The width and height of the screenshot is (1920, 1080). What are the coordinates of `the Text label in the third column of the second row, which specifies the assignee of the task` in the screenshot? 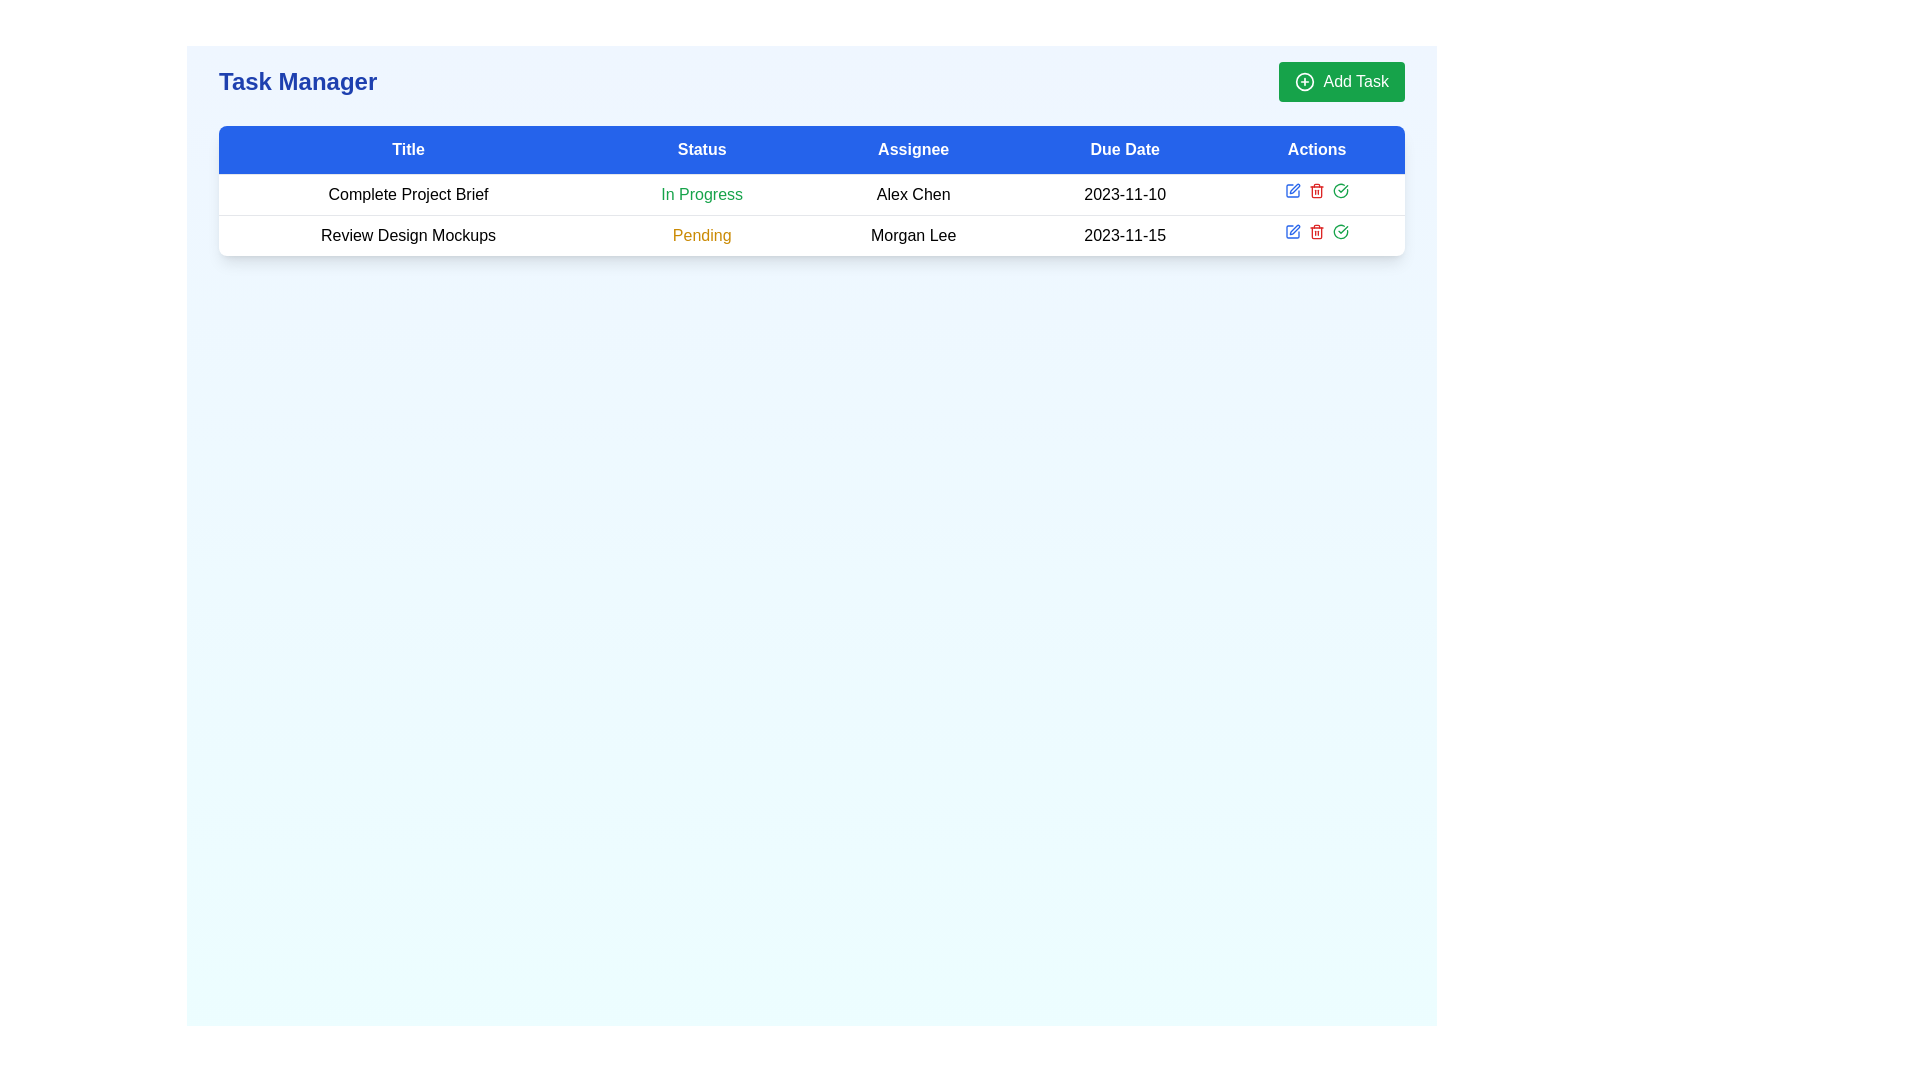 It's located at (912, 234).